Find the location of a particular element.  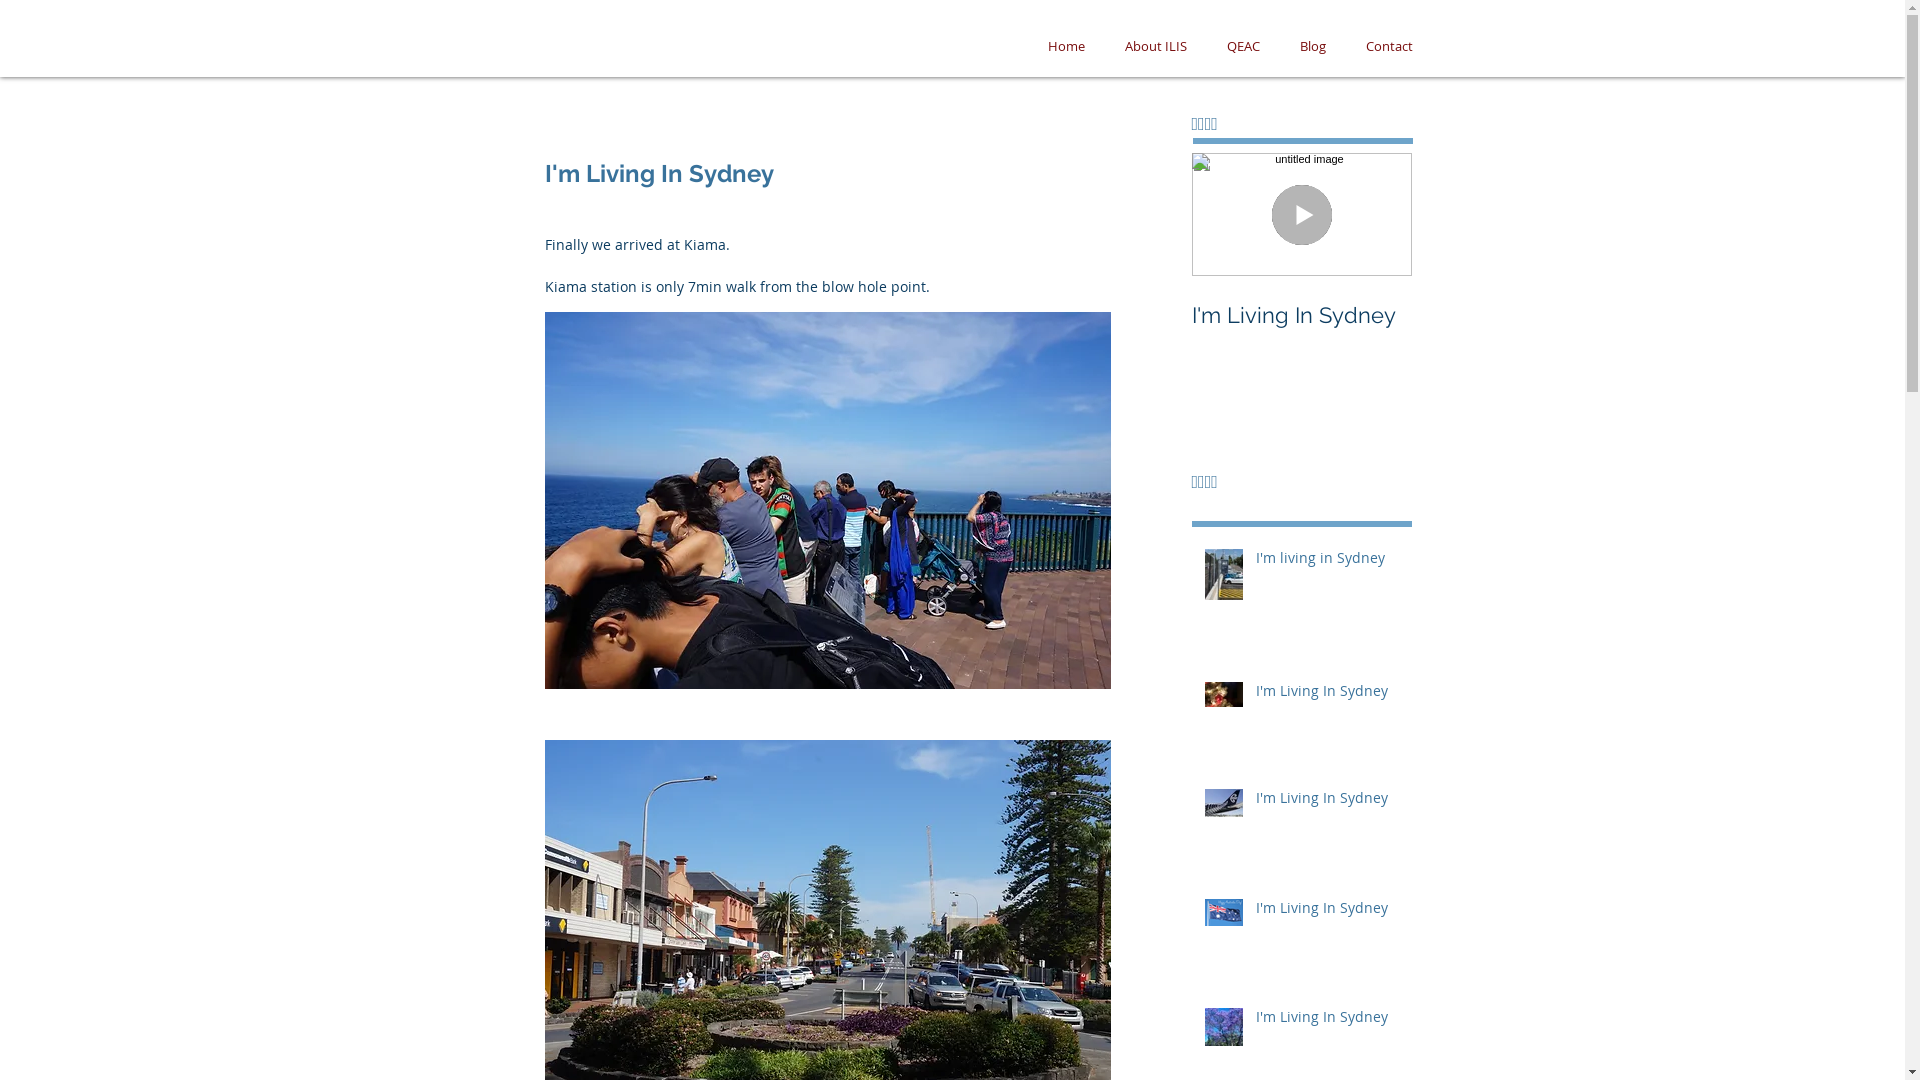

'About ILIS' is located at coordinates (1155, 45).